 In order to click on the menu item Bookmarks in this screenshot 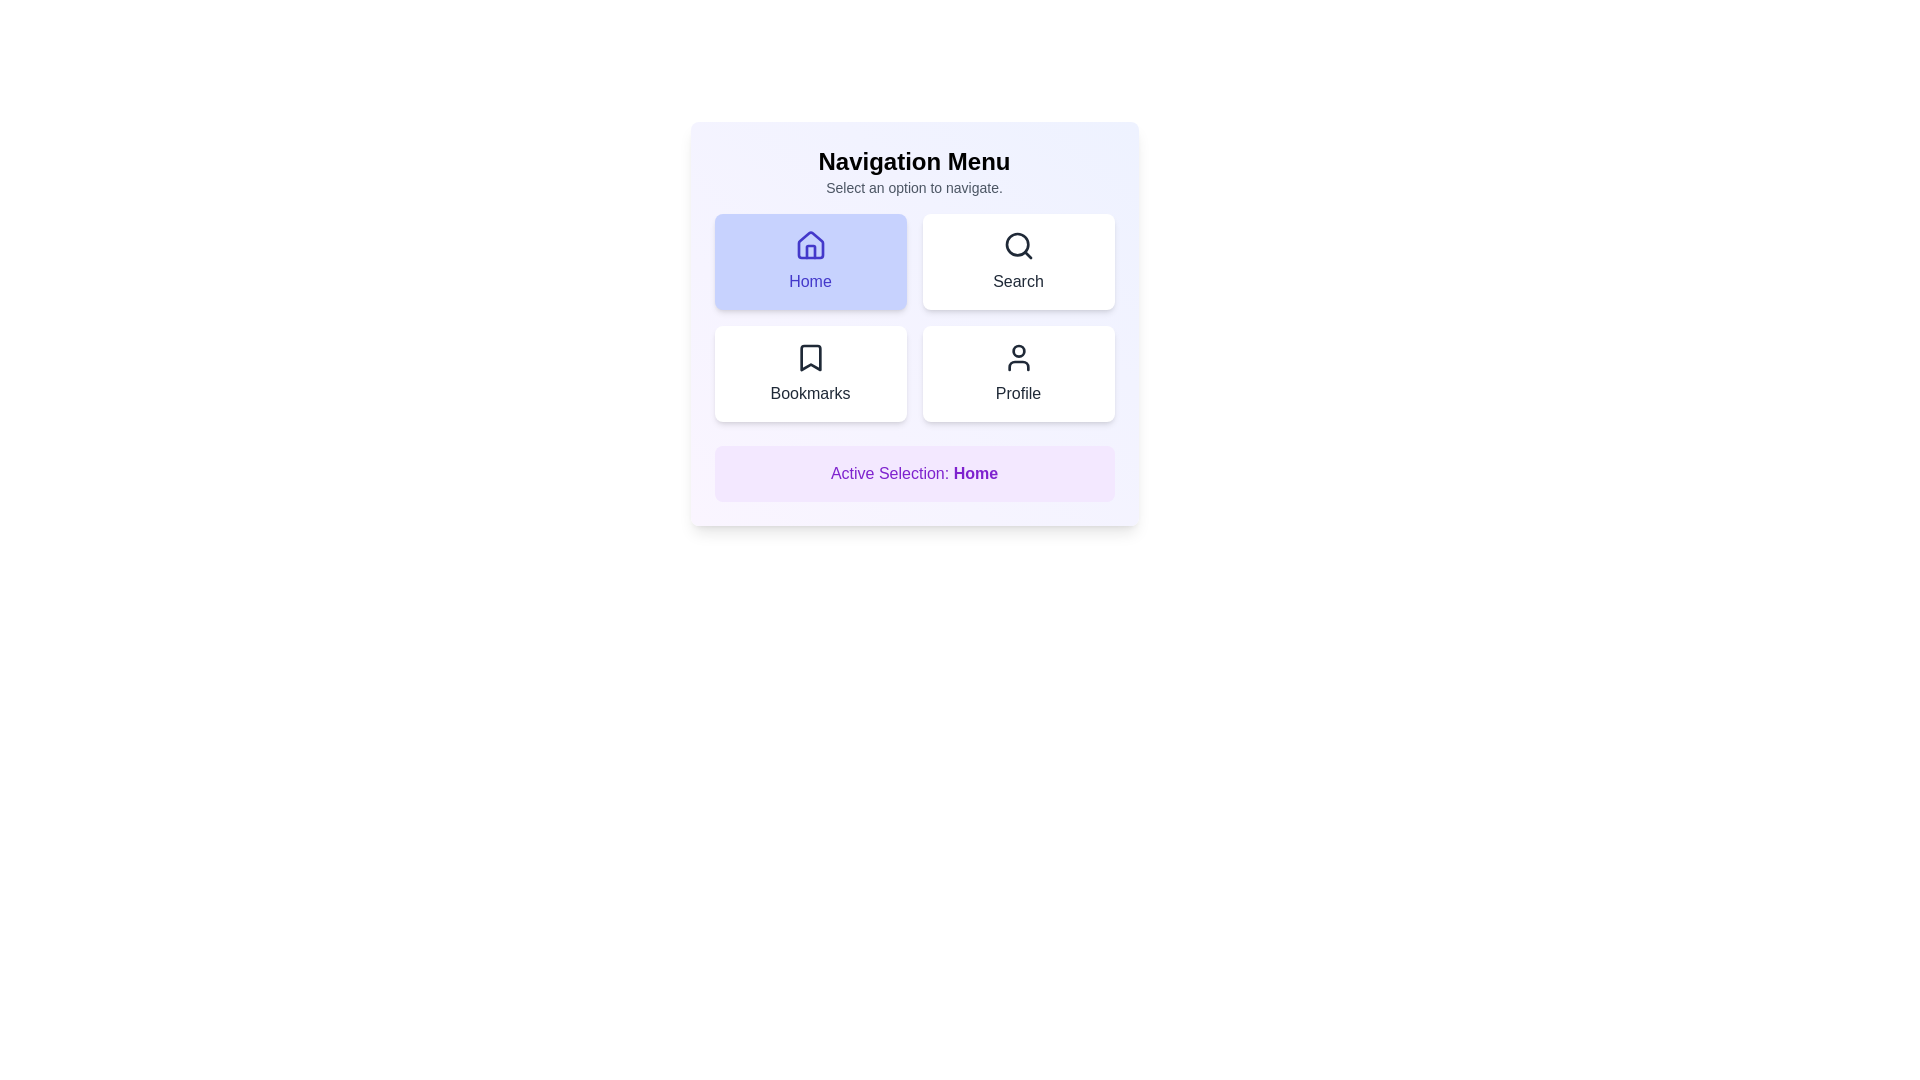, I will do `click(810, 374)`.